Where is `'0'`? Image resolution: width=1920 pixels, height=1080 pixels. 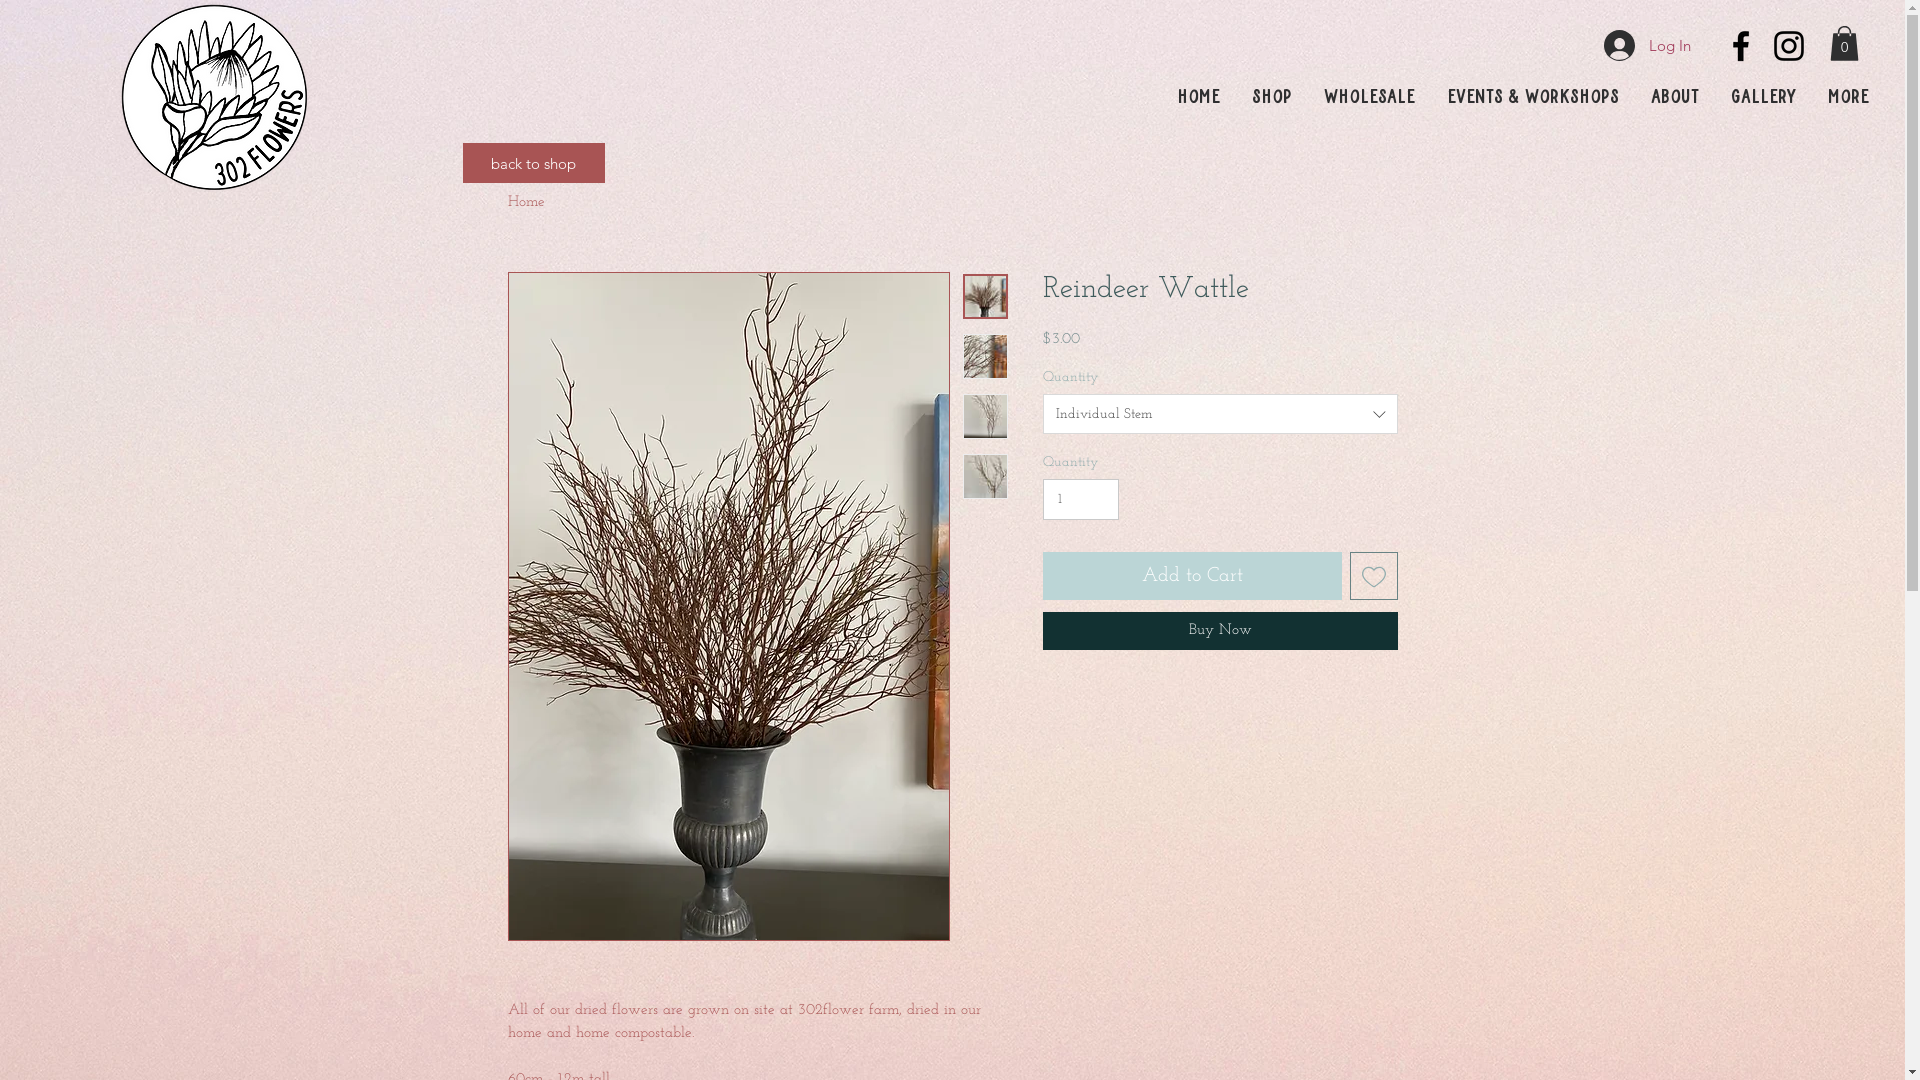 '0' is located at coordinates (1829, 43).